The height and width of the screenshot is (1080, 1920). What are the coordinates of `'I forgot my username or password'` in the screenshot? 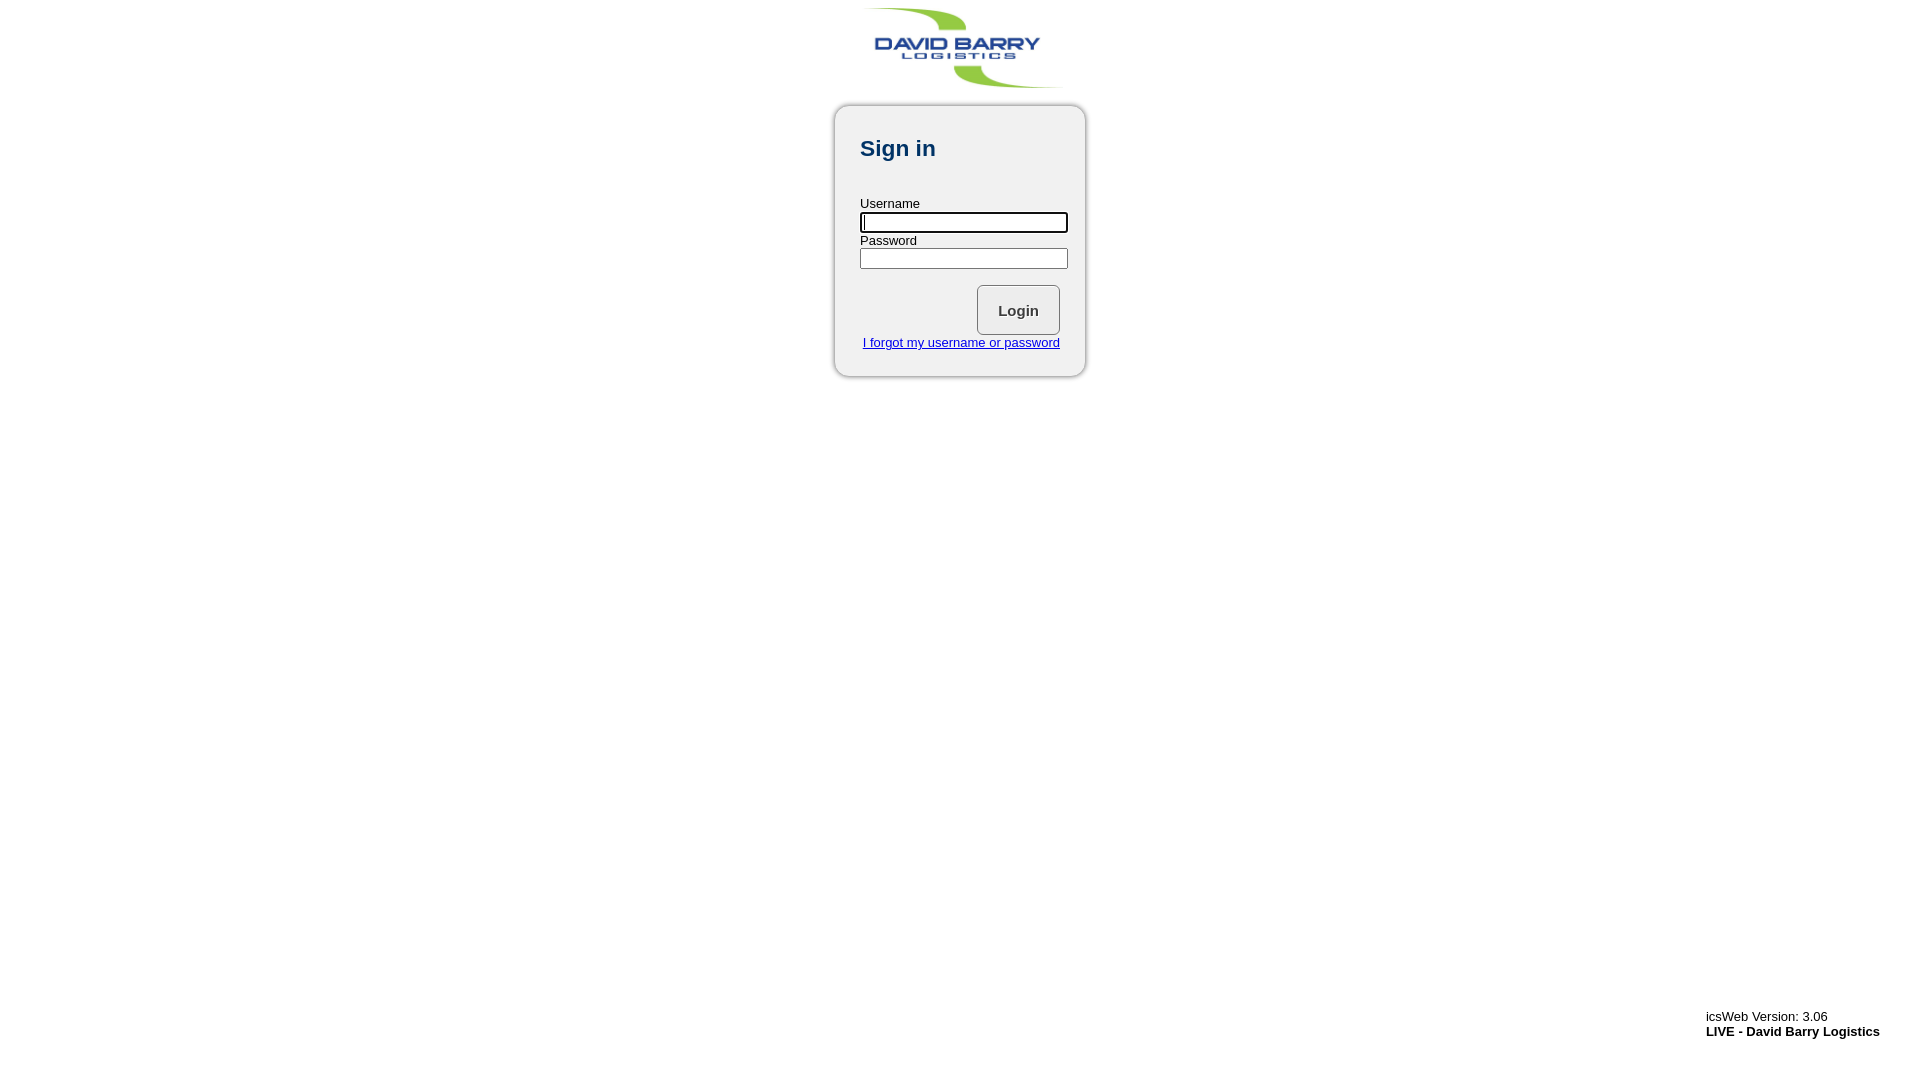 It's located at (863, 341).